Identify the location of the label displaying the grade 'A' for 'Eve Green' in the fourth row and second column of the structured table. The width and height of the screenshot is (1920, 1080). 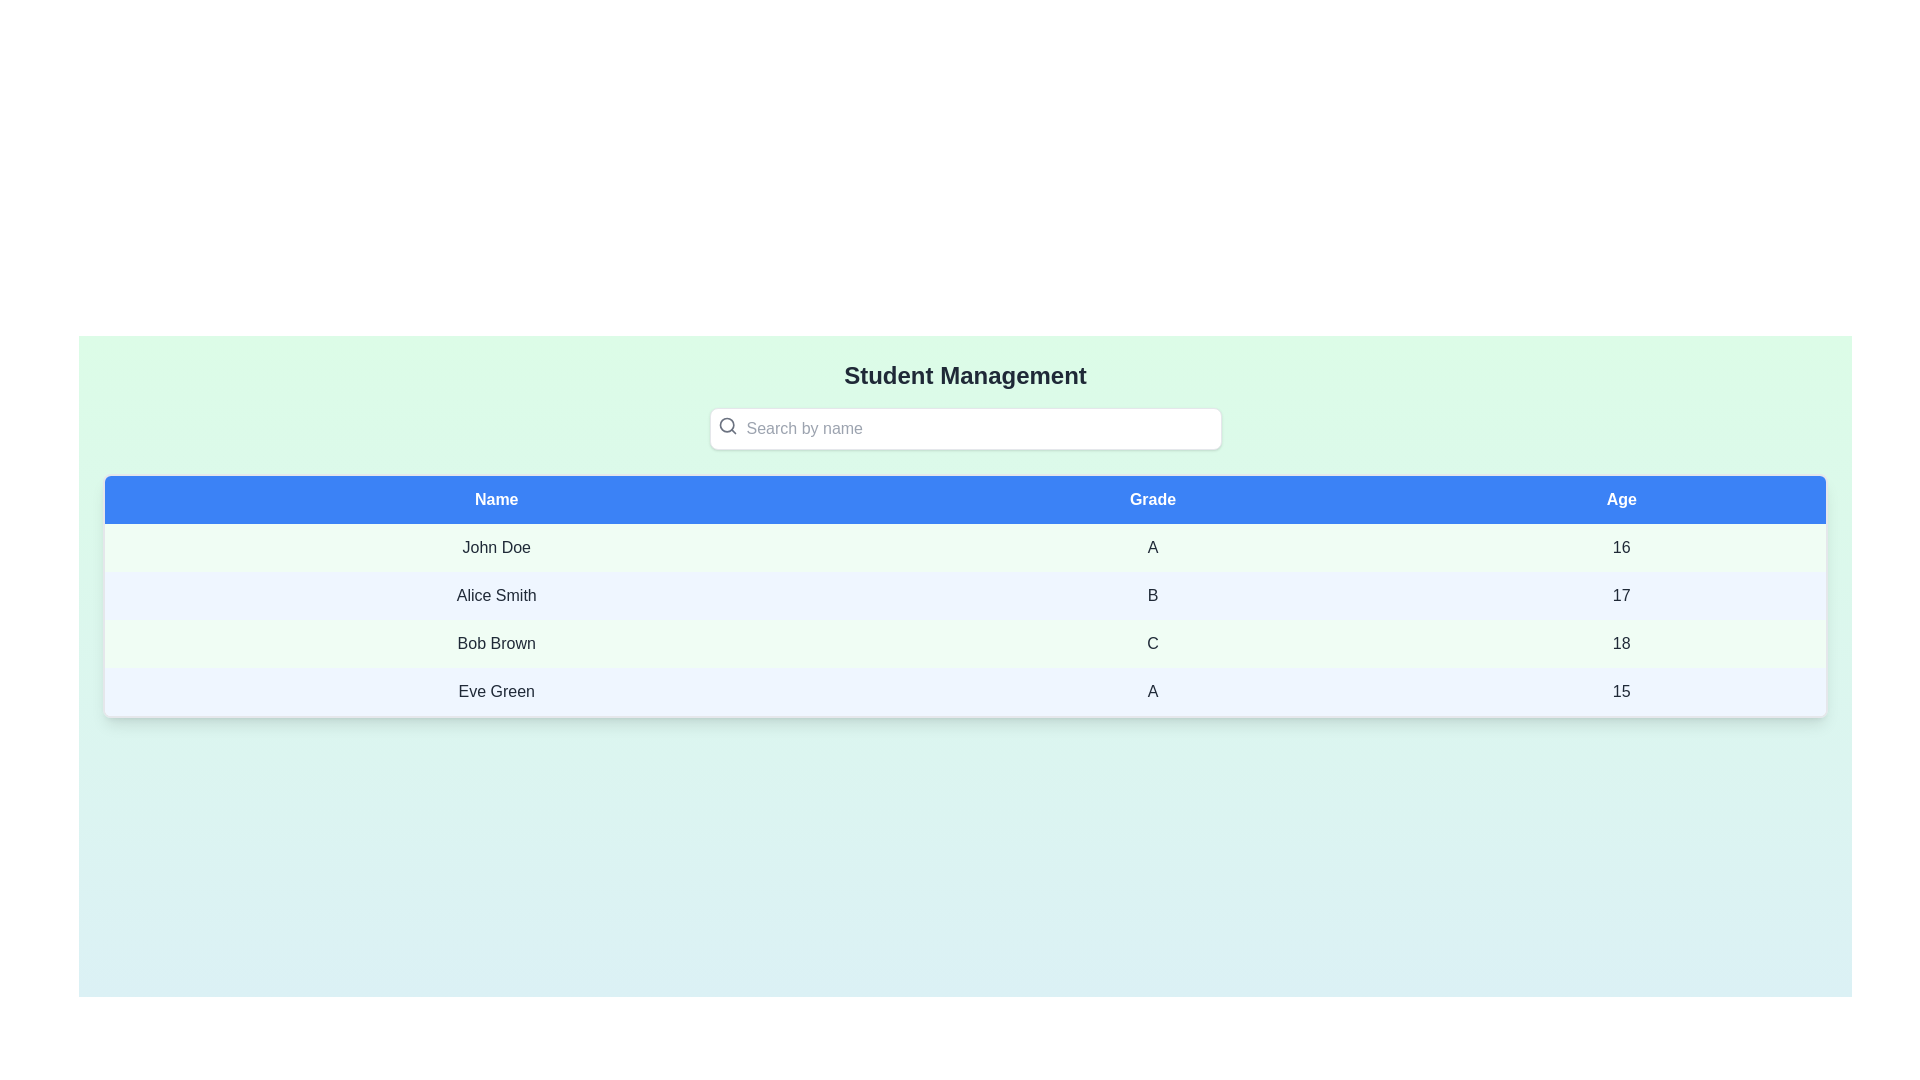
(1152, 690).